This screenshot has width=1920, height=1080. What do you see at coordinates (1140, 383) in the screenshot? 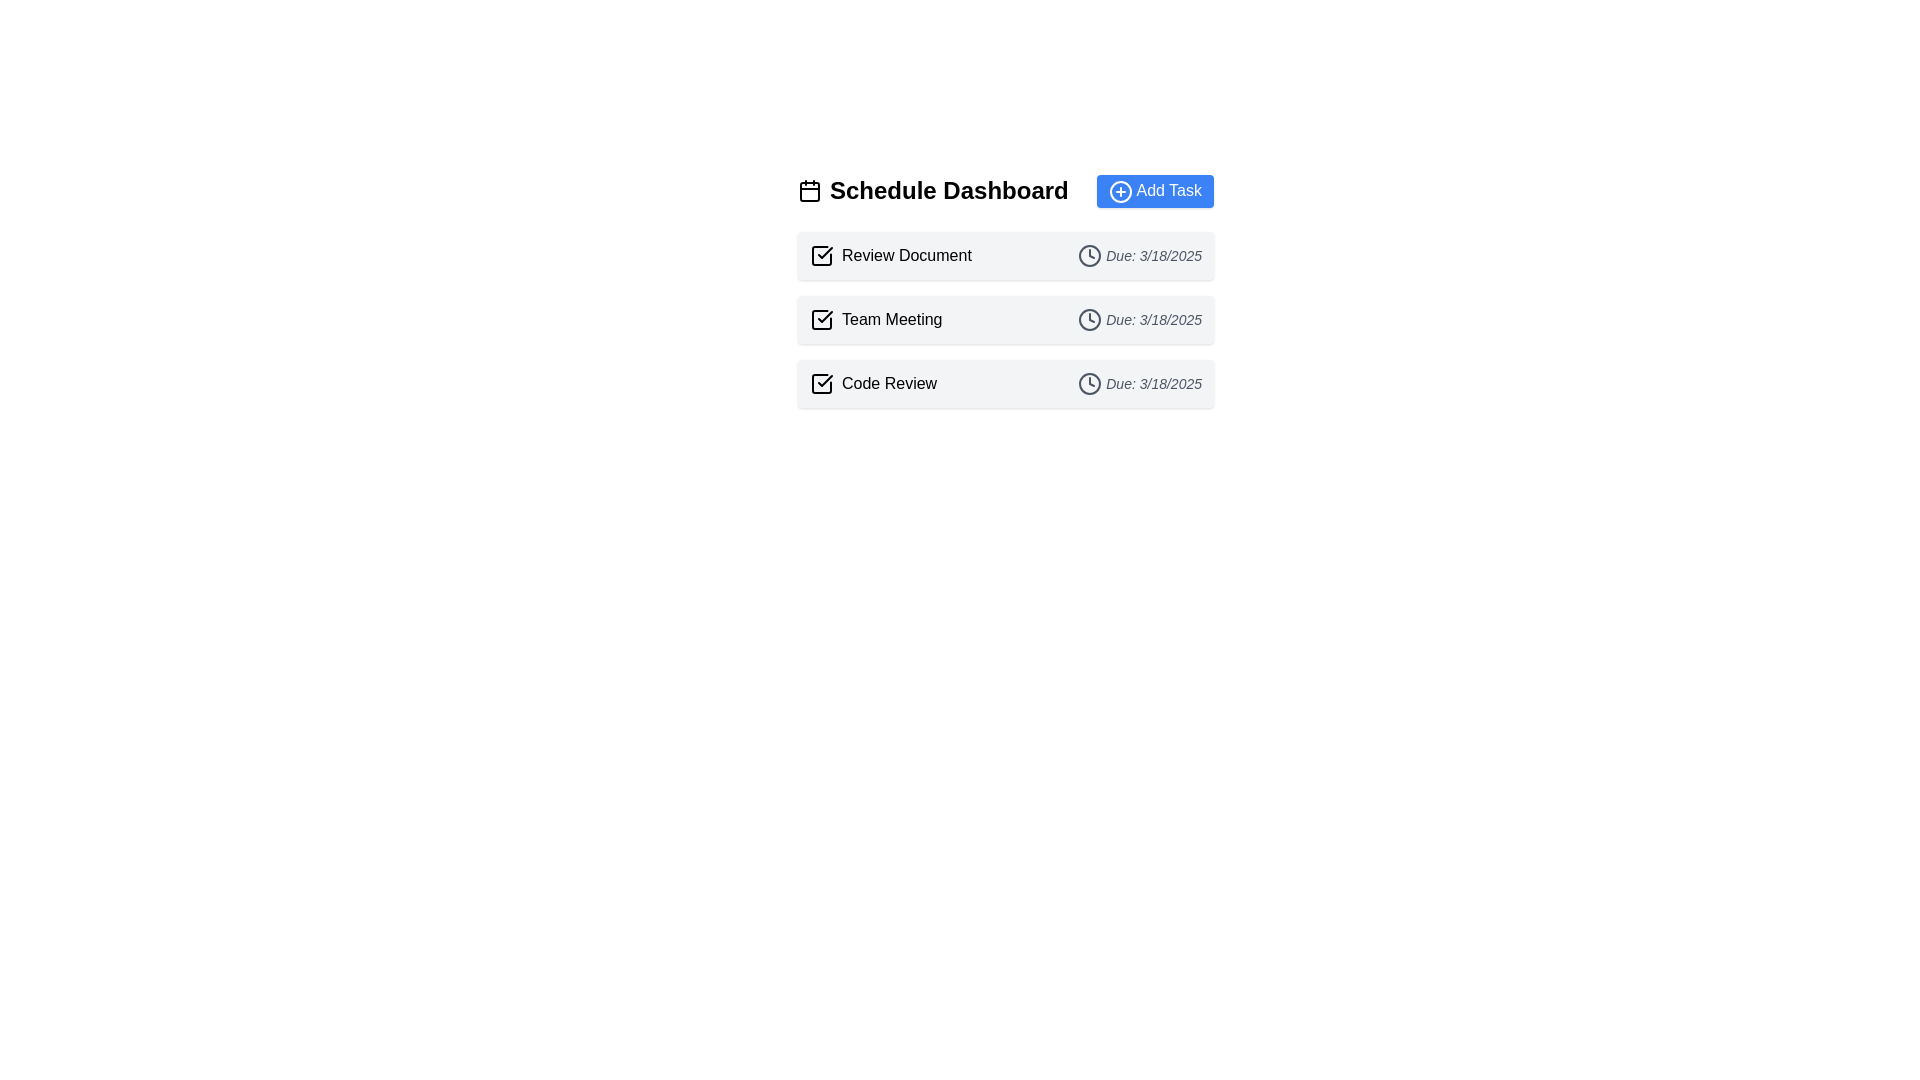
I see `the text element that displays the due date of the task 'Code Review' in the third task block under the 'Schedule Dashboard' heading` at bounding box center [1140, 383].